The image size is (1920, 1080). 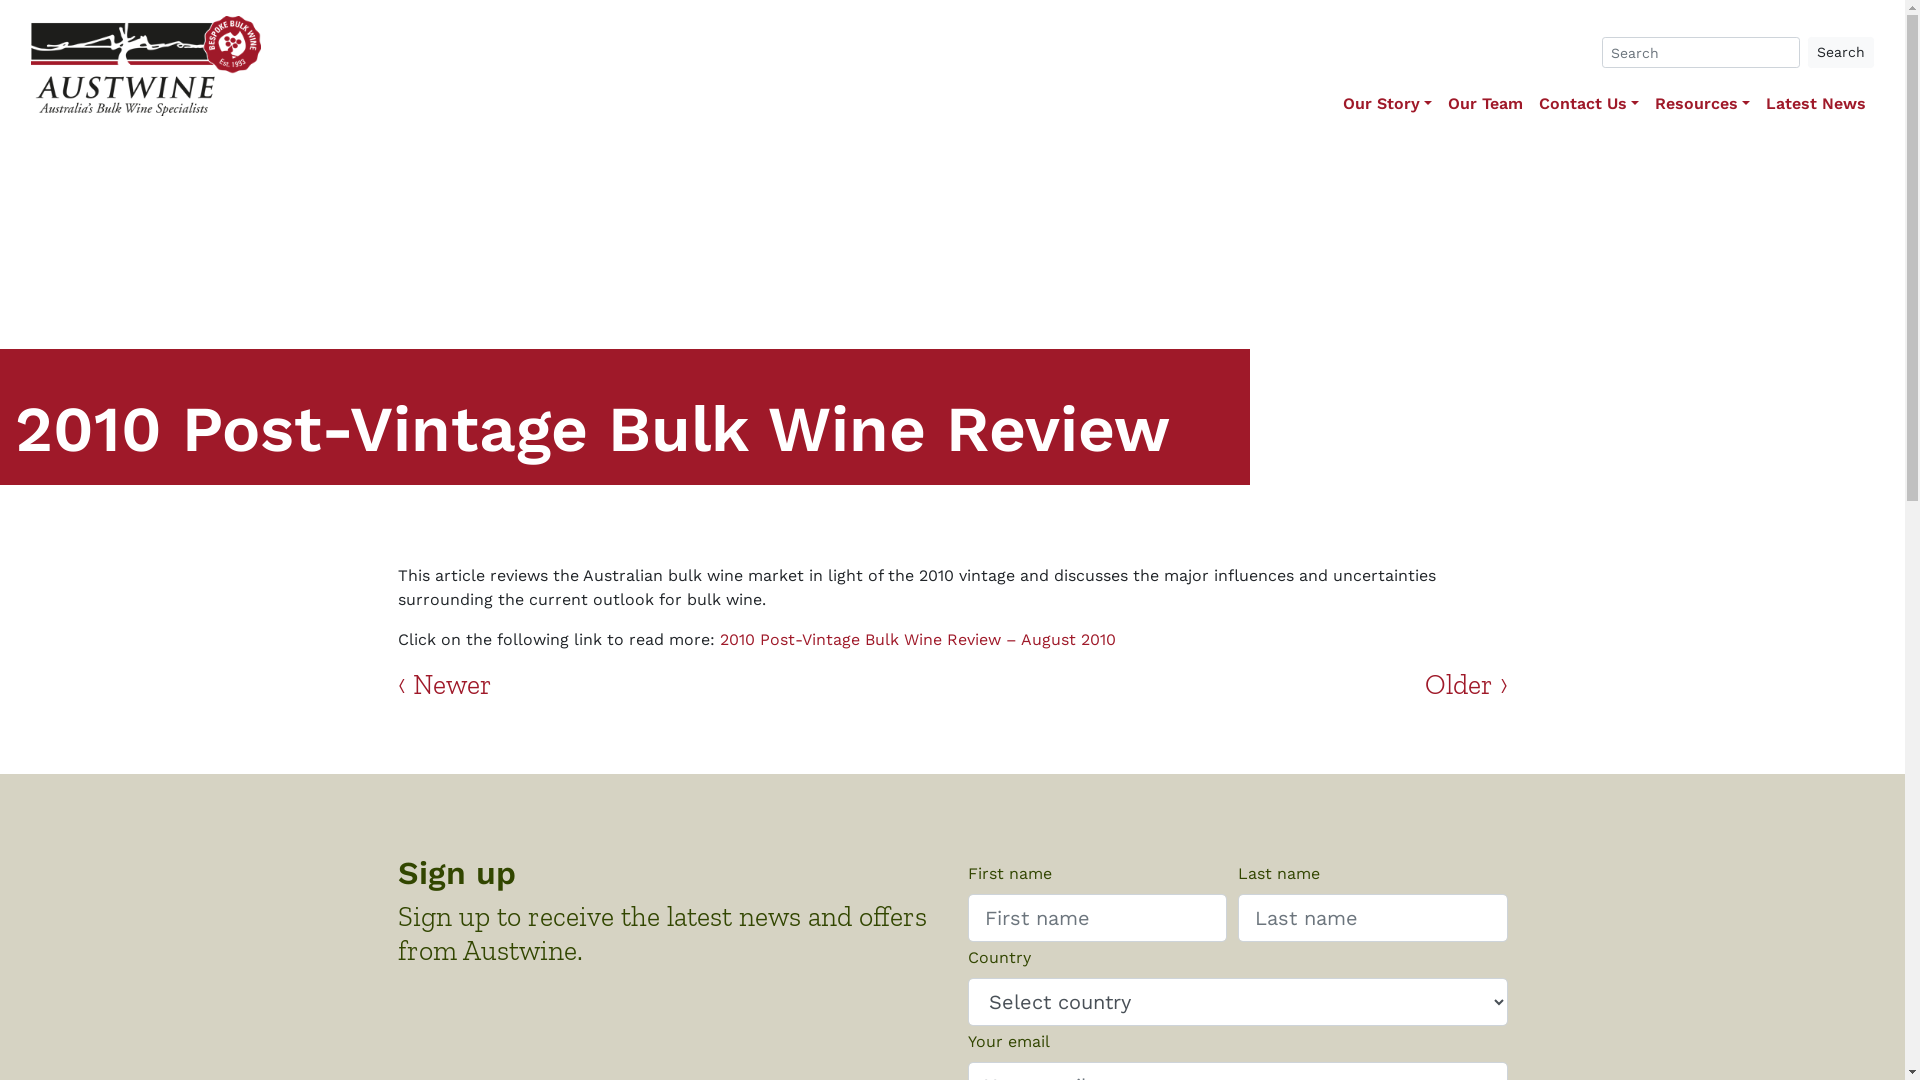 I want to click on 'Latest News', so click(x=1815, y=104).